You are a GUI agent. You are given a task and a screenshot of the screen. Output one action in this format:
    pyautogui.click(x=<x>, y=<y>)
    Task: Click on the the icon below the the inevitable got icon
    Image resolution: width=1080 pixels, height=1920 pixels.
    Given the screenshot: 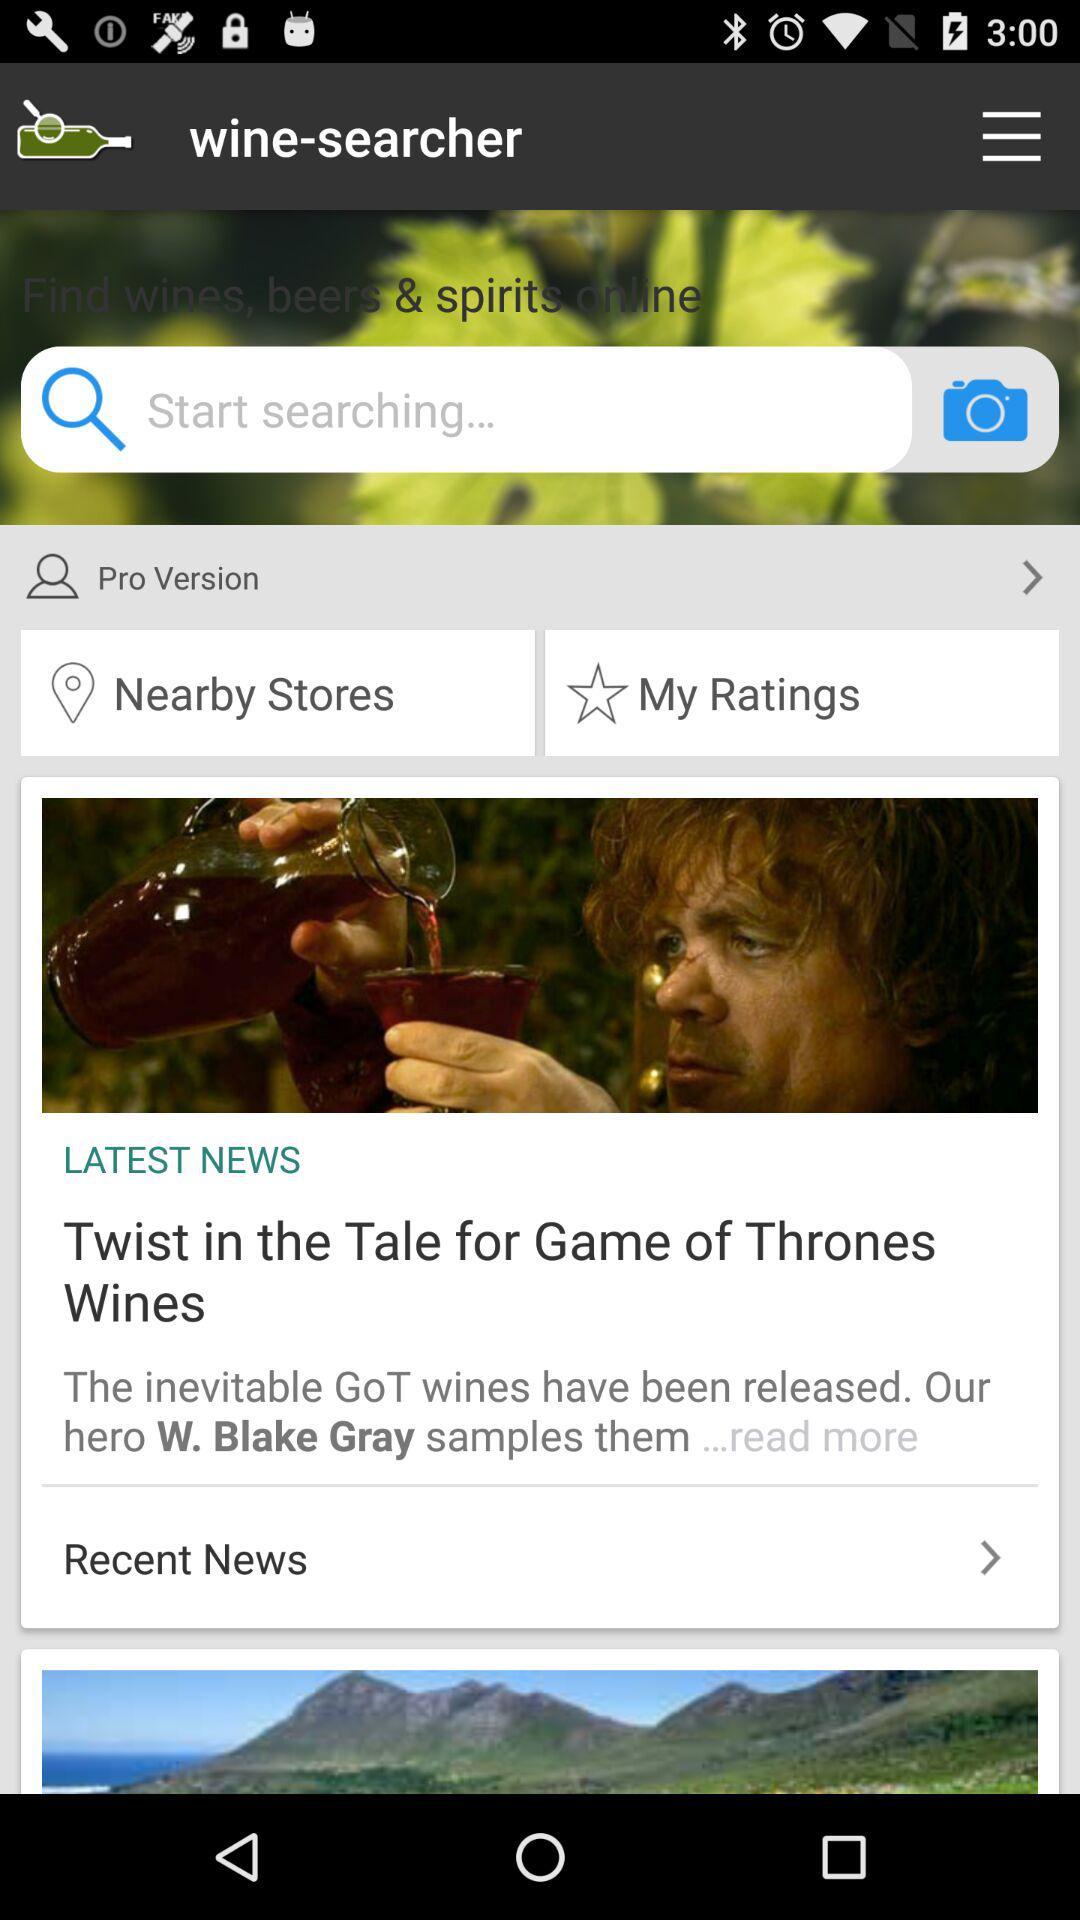 What is the action you would take?
    pyautogui.click(x=540, y=1546)
    